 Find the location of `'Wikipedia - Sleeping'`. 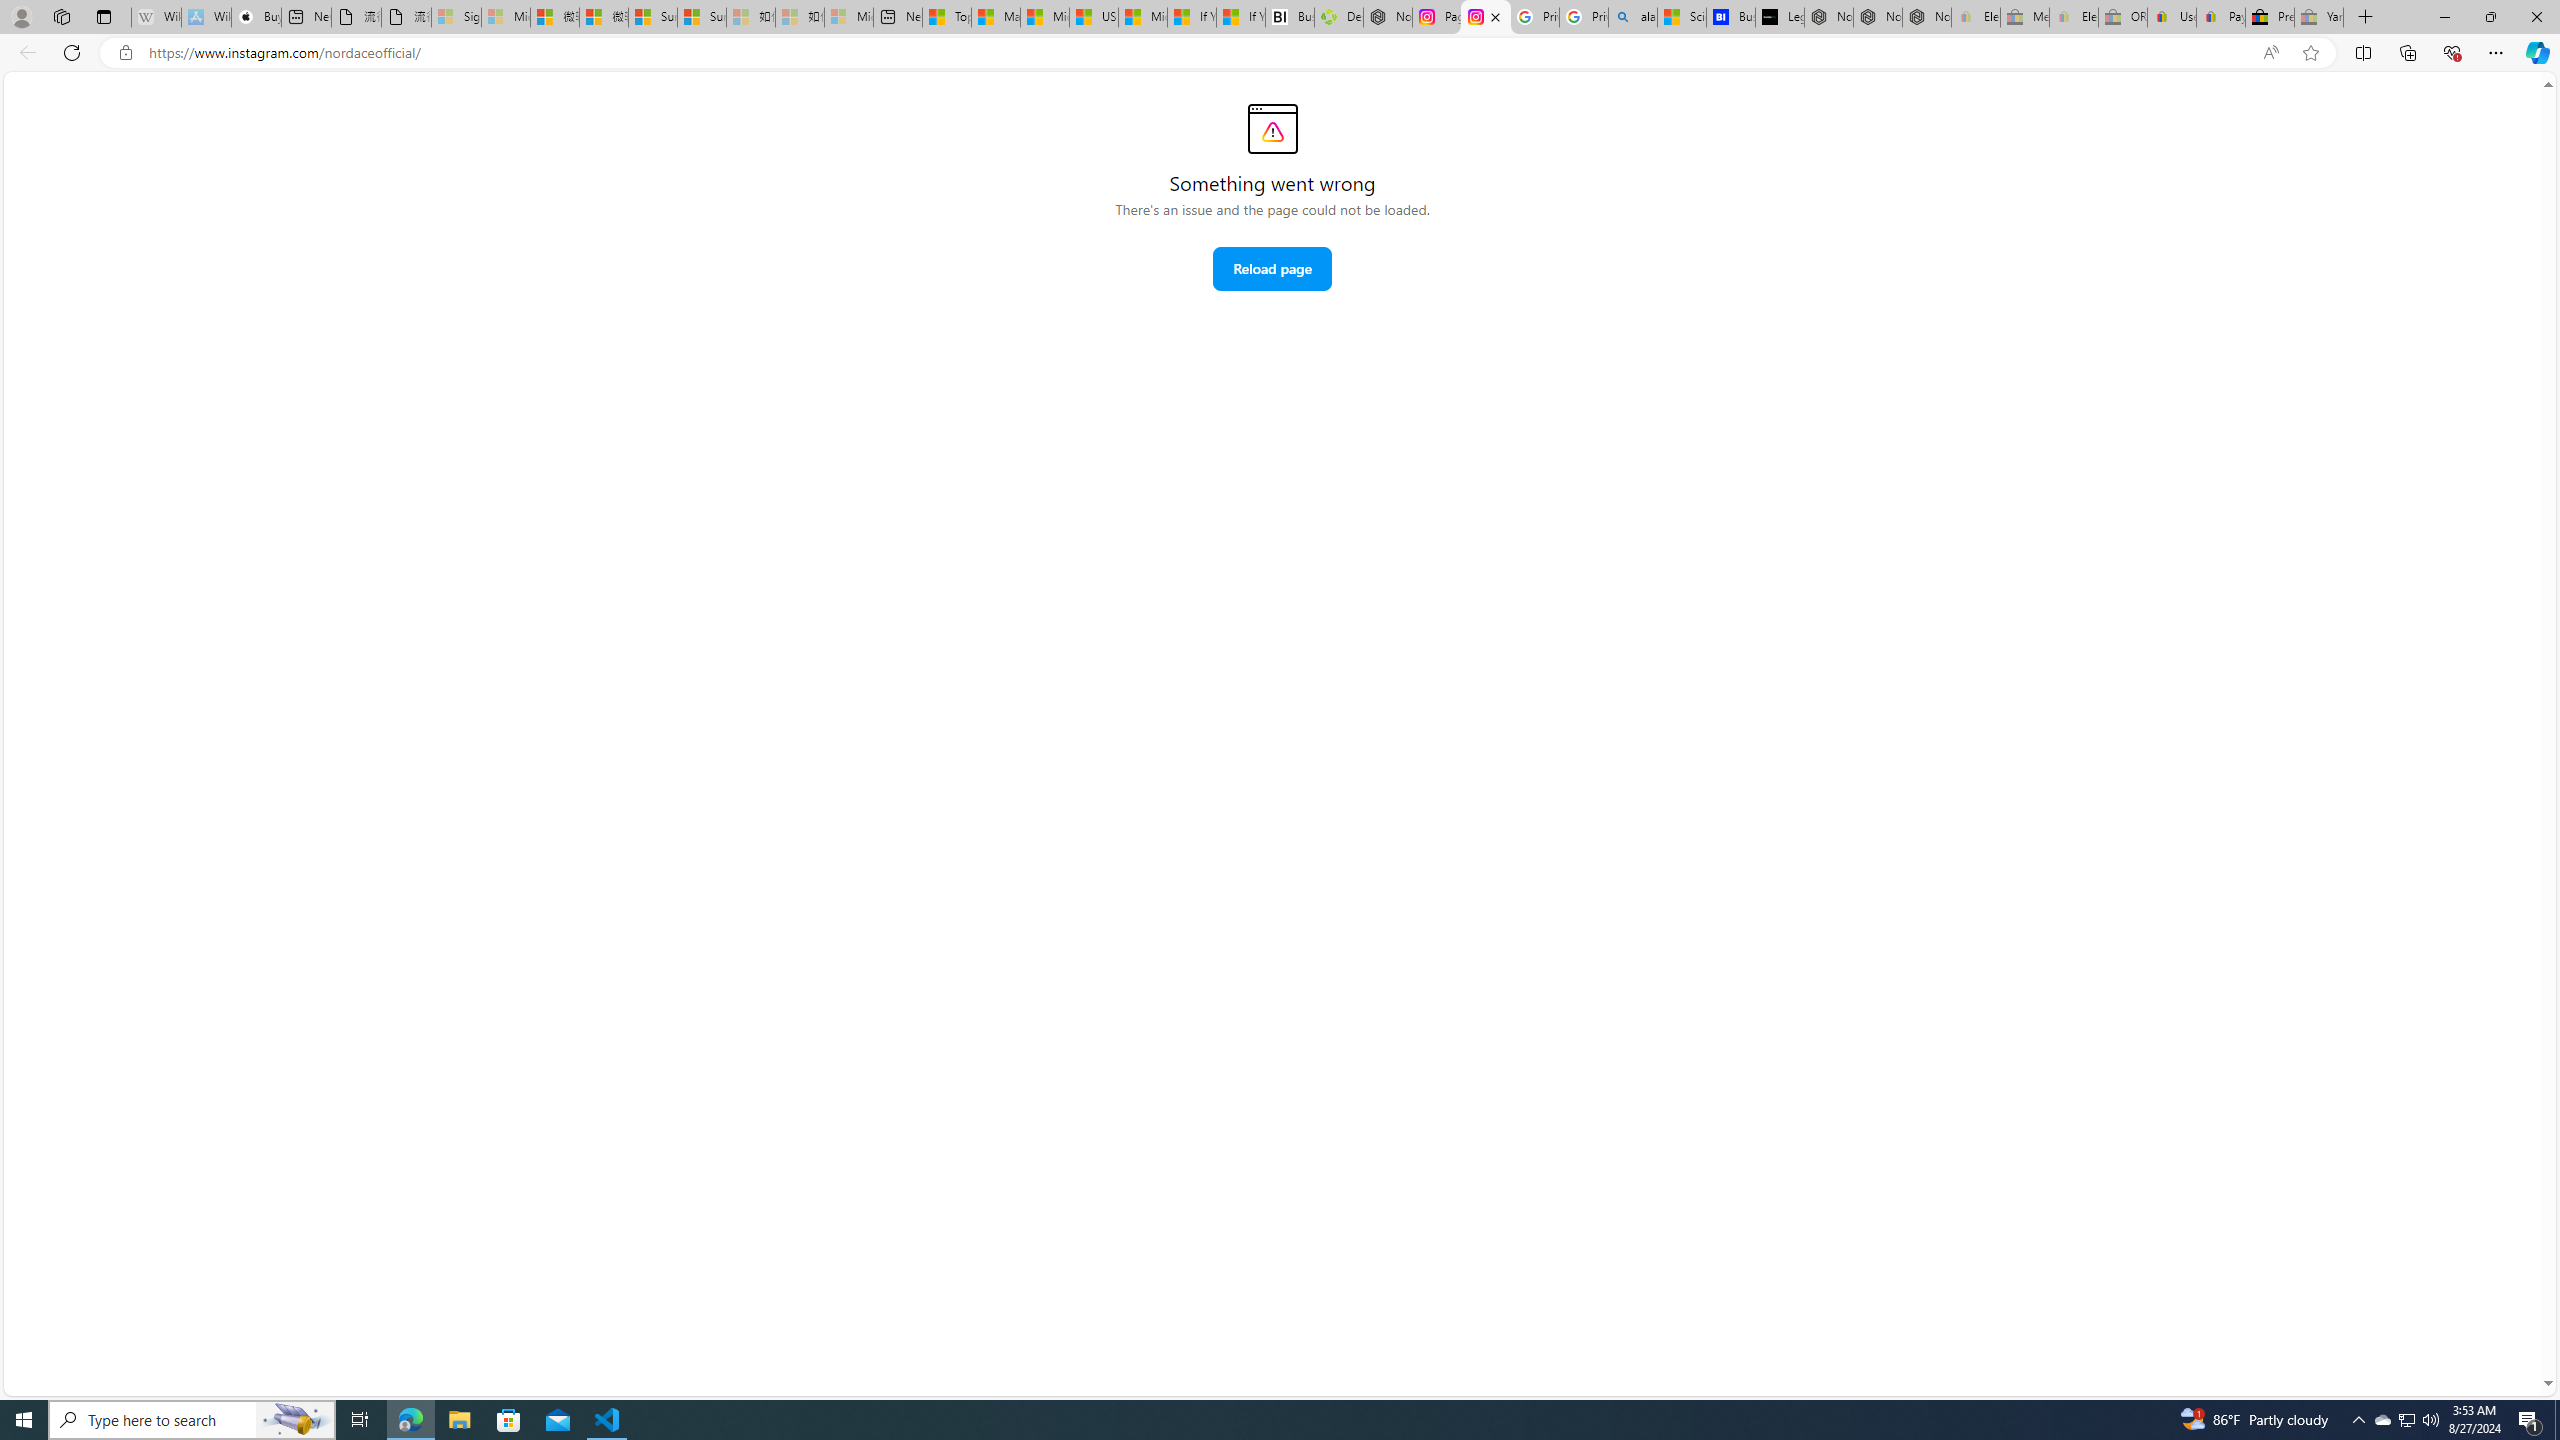

'Wikipedia - Sleeping' is located at coordinates (155, 16).